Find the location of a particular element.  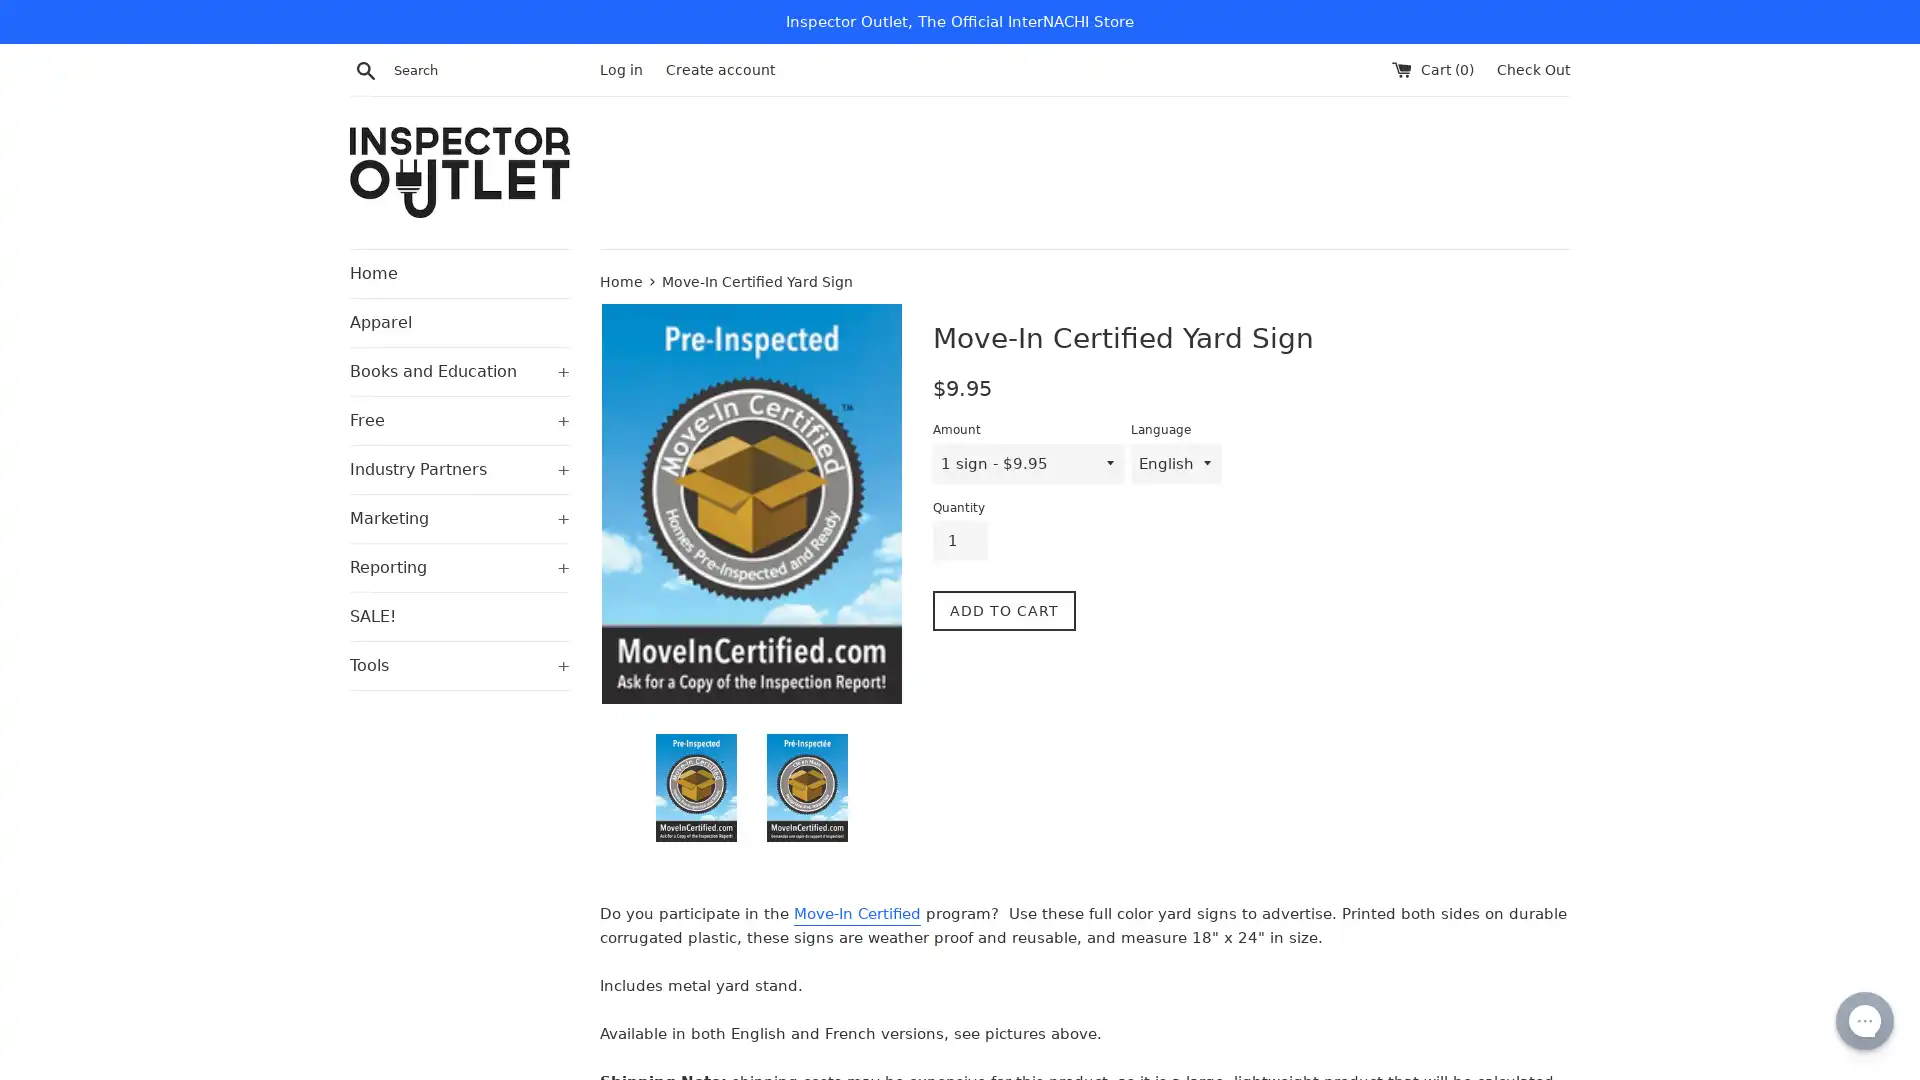

Marketing + is located at coordinates (459, 516).